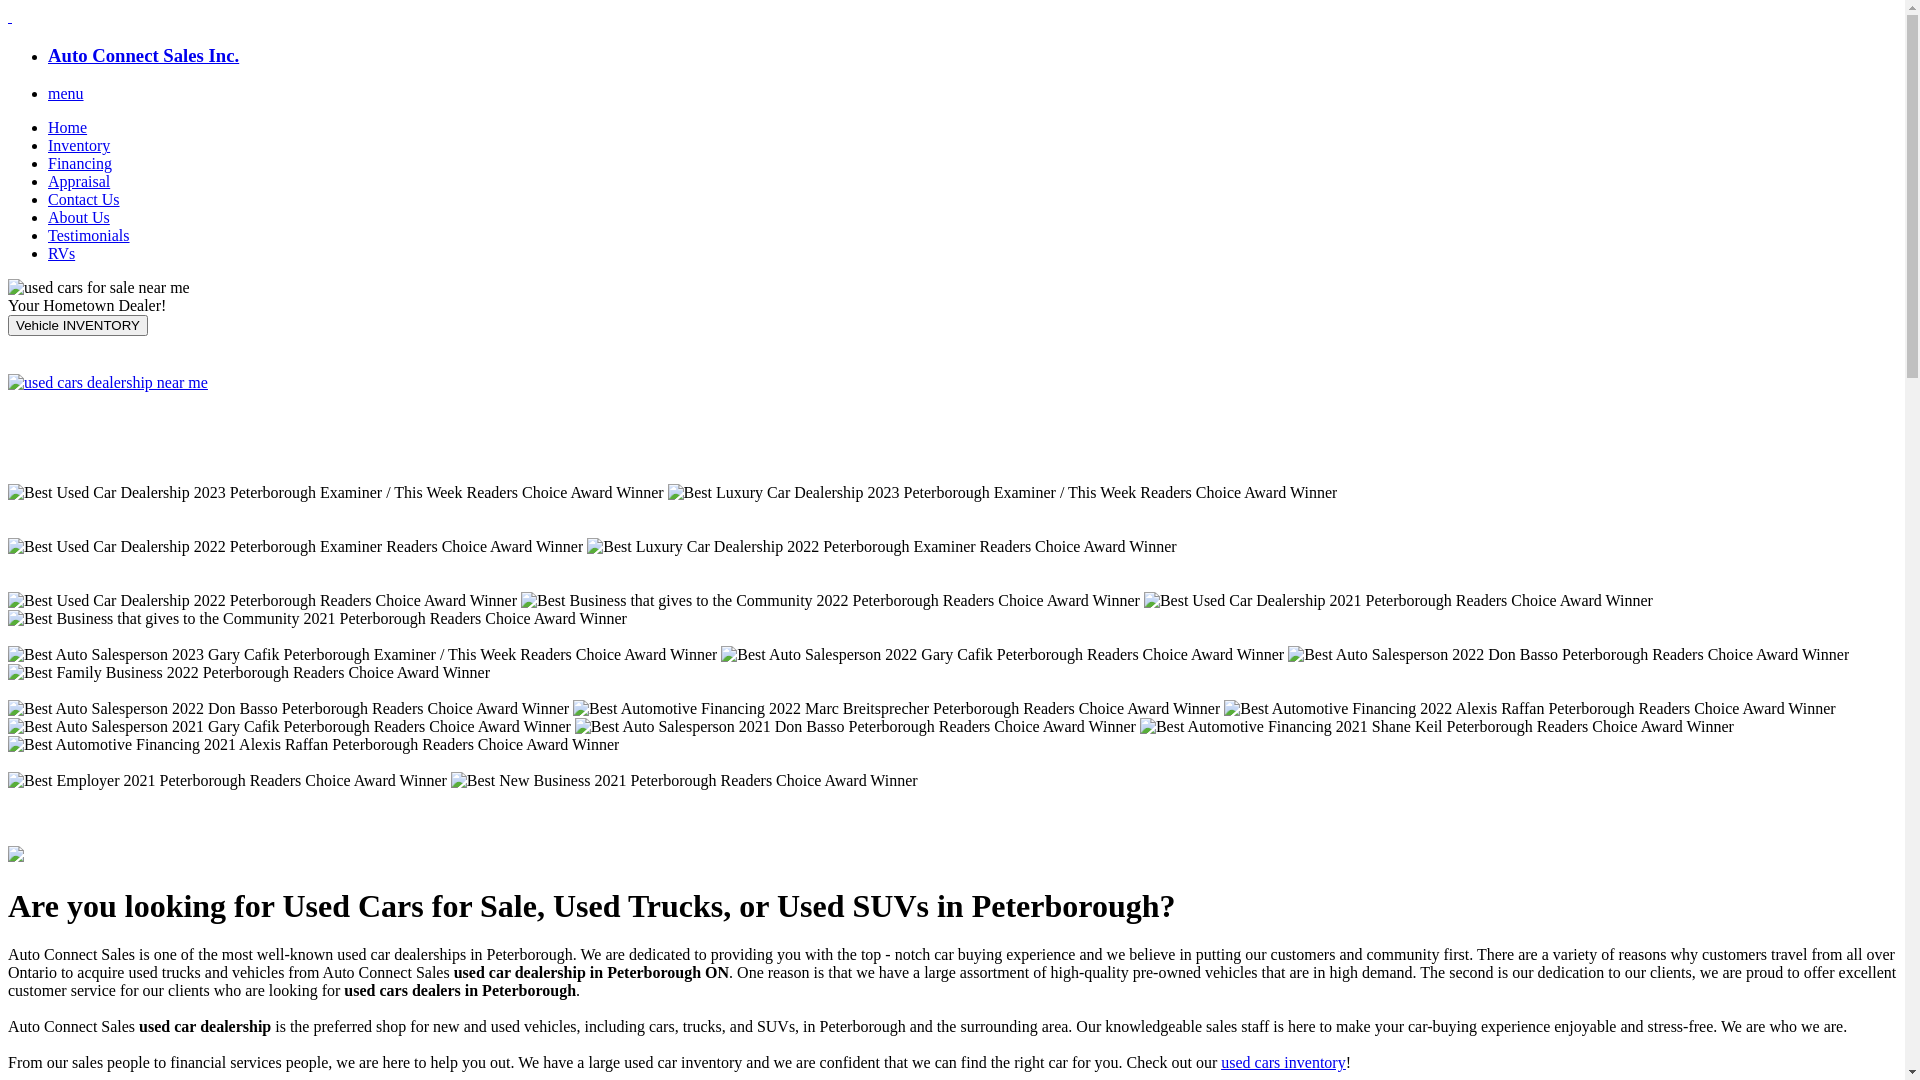  What do you see at coordinates (77, 324) in the screenshot?
I see `'Vehicle INVENTORY'` at bounding box center [77, 324].